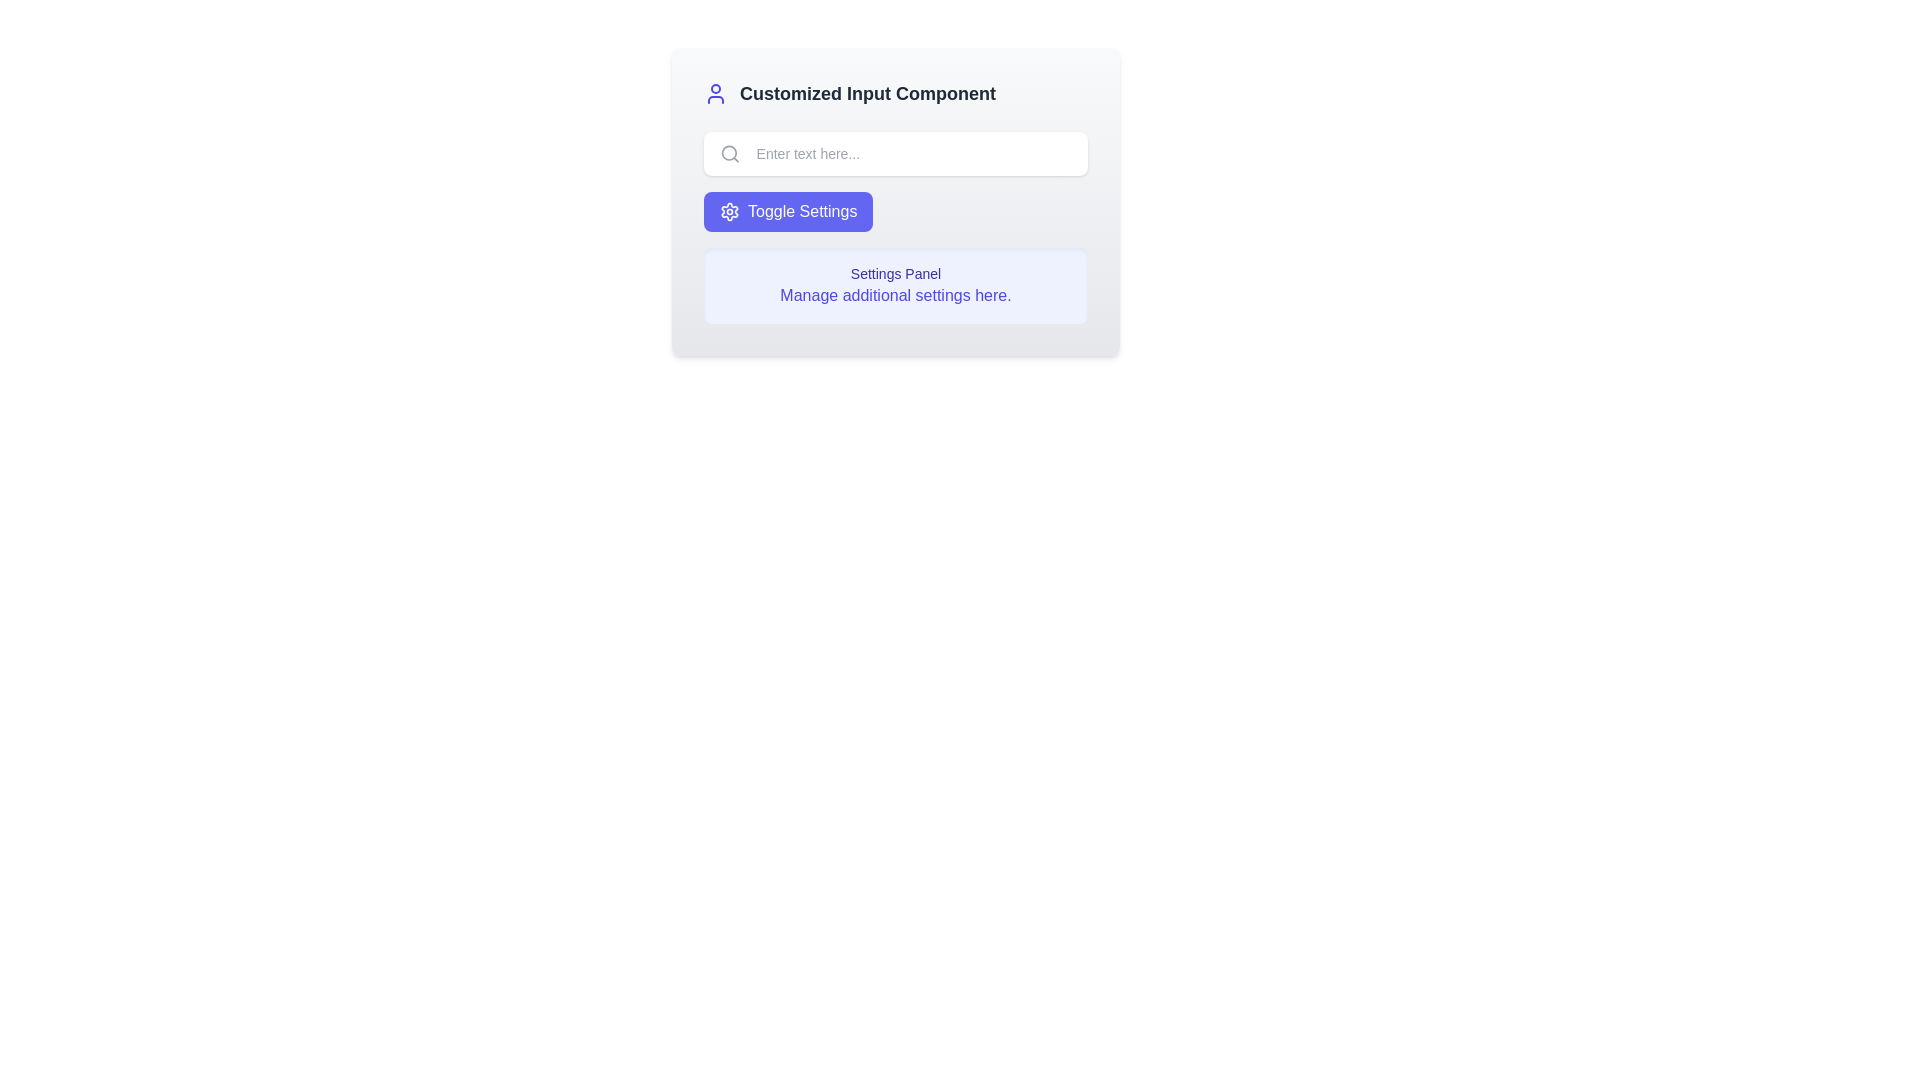 The height and width of the screenshot is (1080, 1920). What do you see at coordinates (895, 296) in the screenshot?
I see `the static text label located within the 'Settings Panel' bordered box, which informs users about additional settings` at bounding box center [895, 296].